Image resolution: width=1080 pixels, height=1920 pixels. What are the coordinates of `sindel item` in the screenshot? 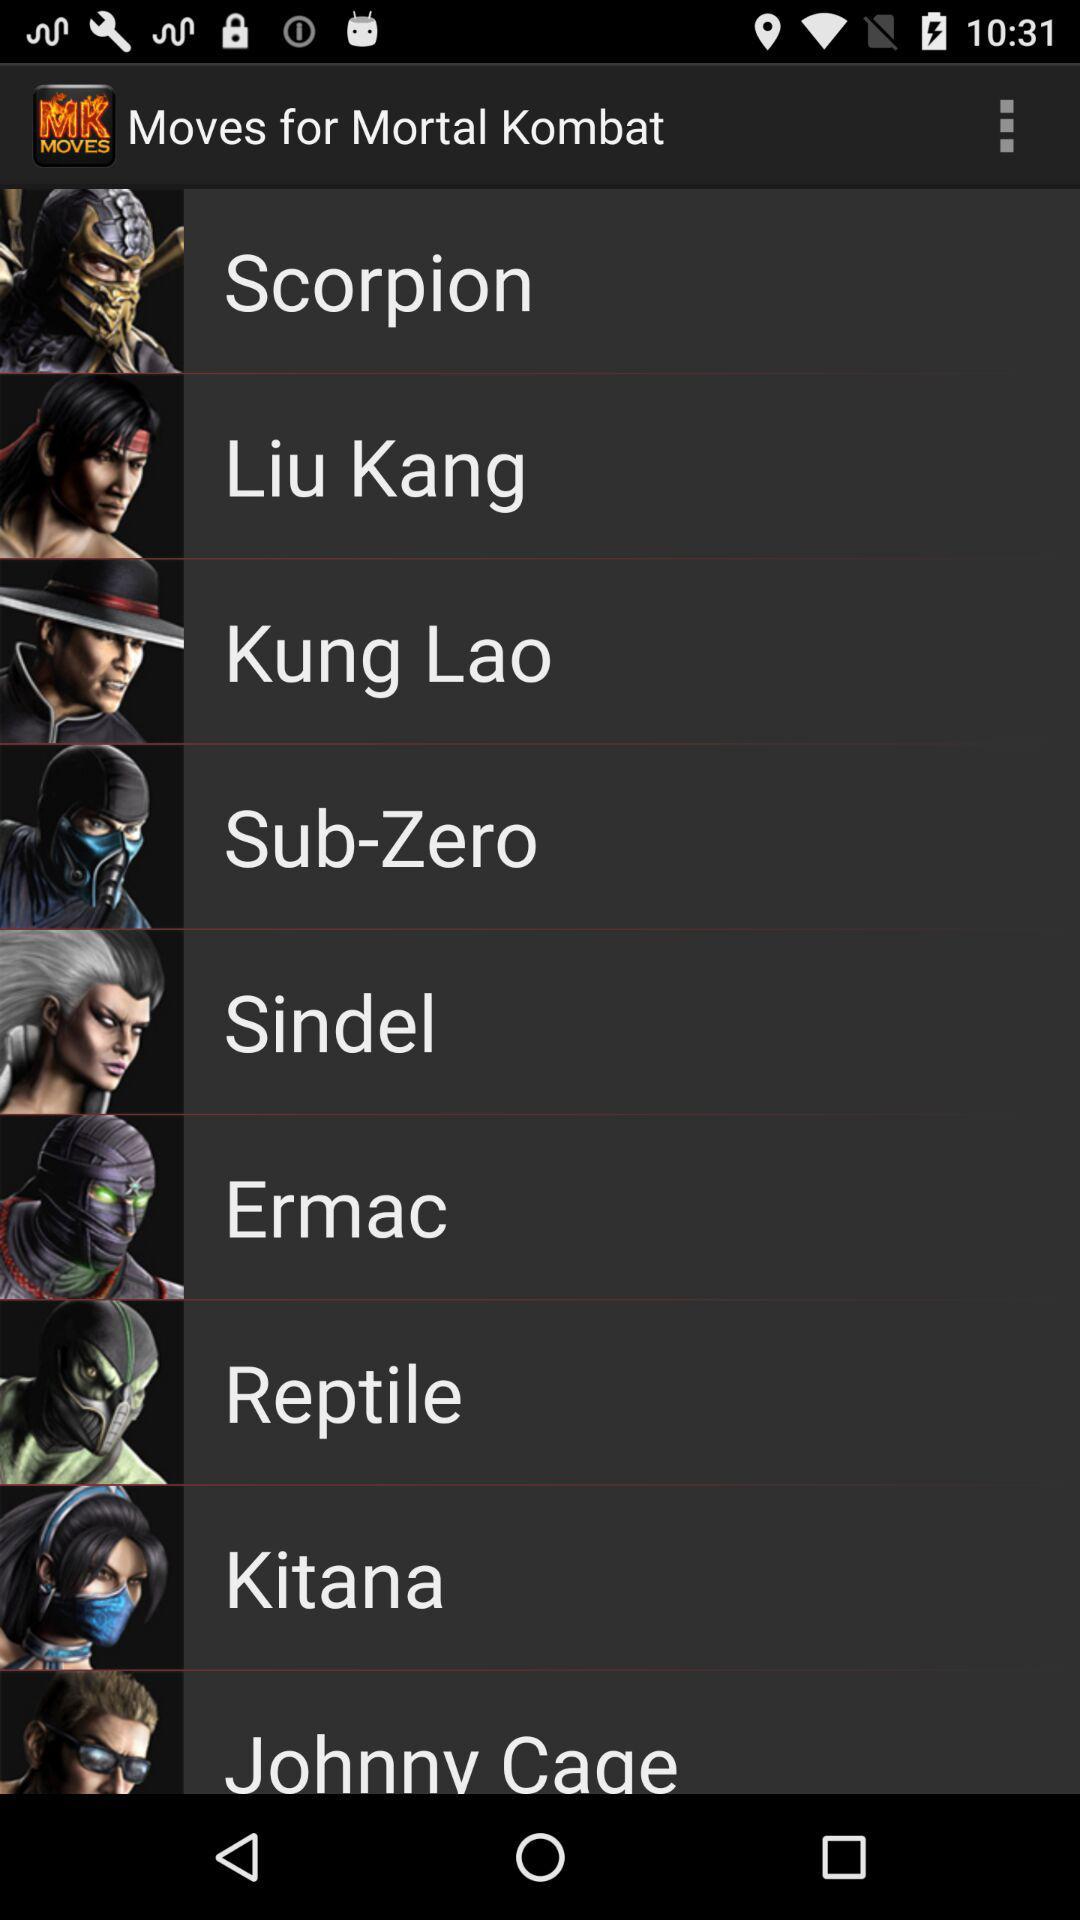 It's located at (329, 1021).